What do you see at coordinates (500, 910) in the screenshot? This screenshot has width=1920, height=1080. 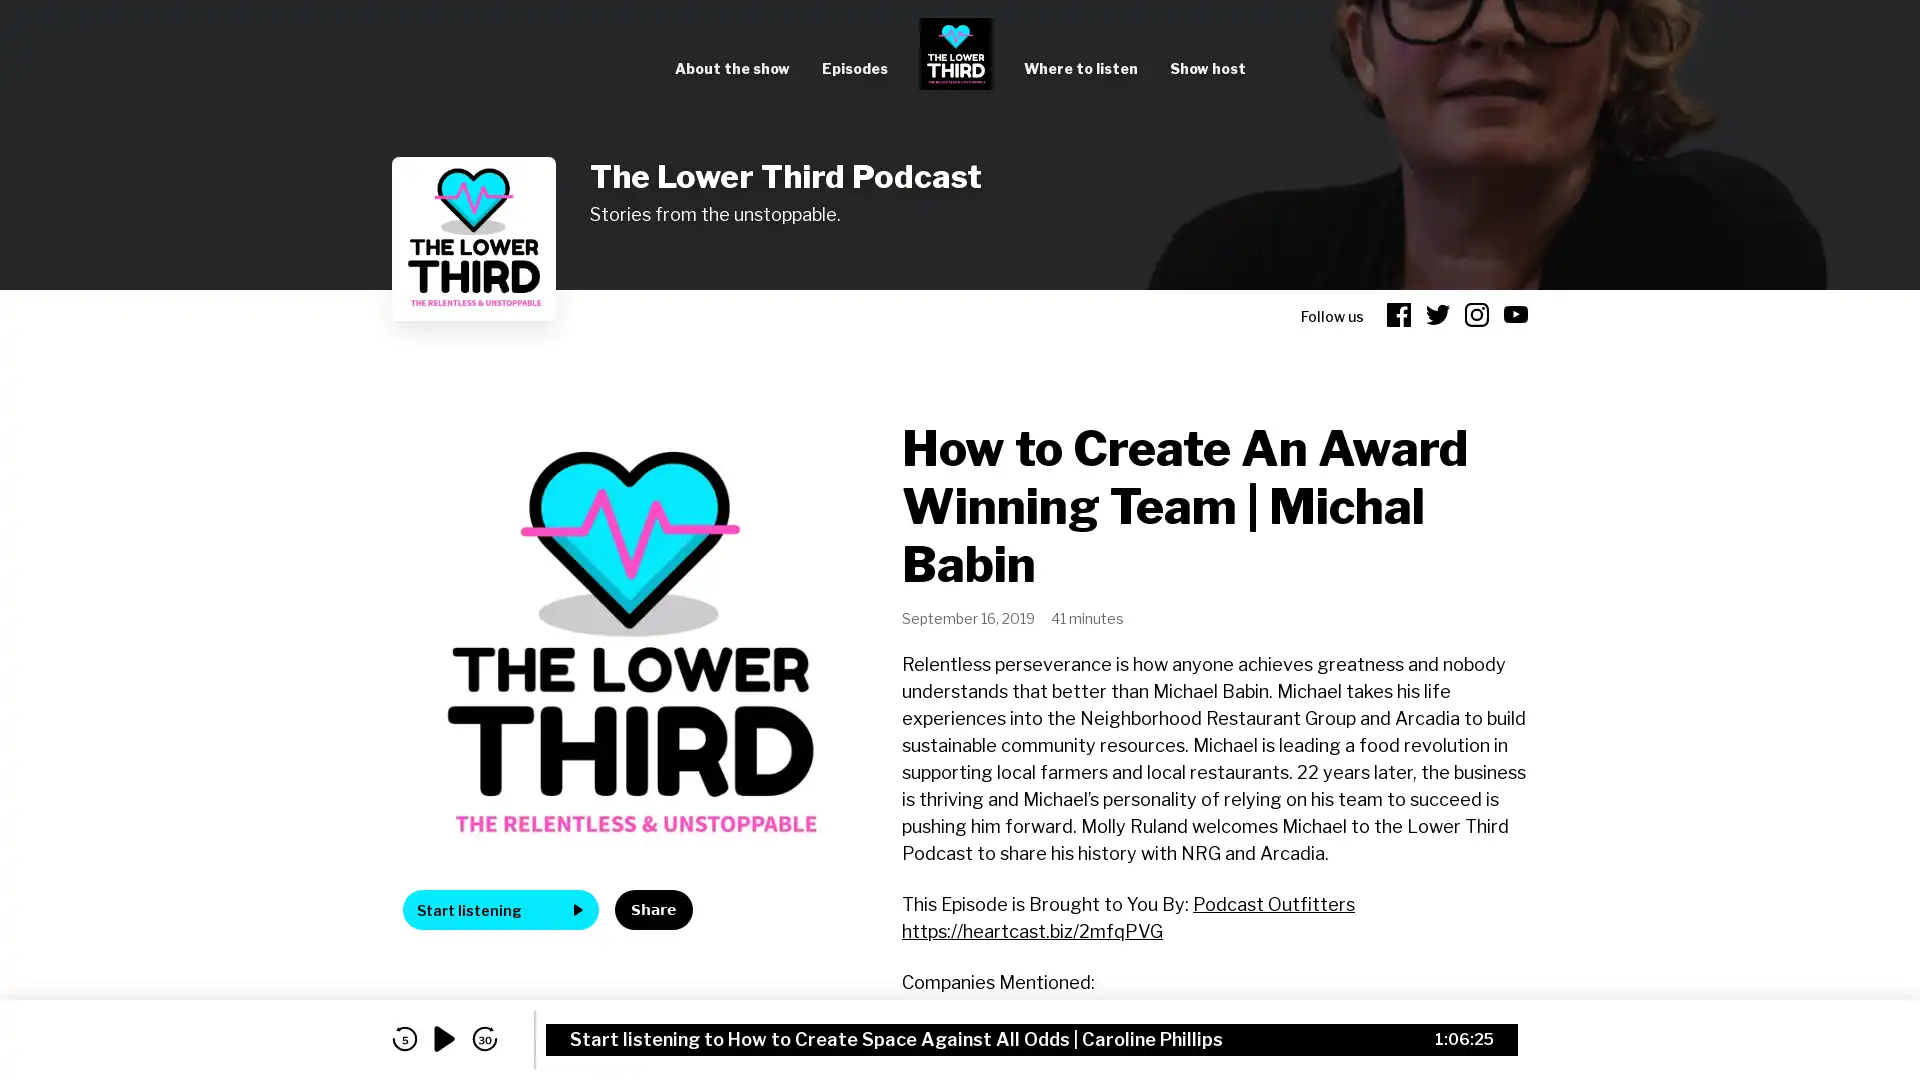 I see `Start listening` at bounding box center [500, 910].